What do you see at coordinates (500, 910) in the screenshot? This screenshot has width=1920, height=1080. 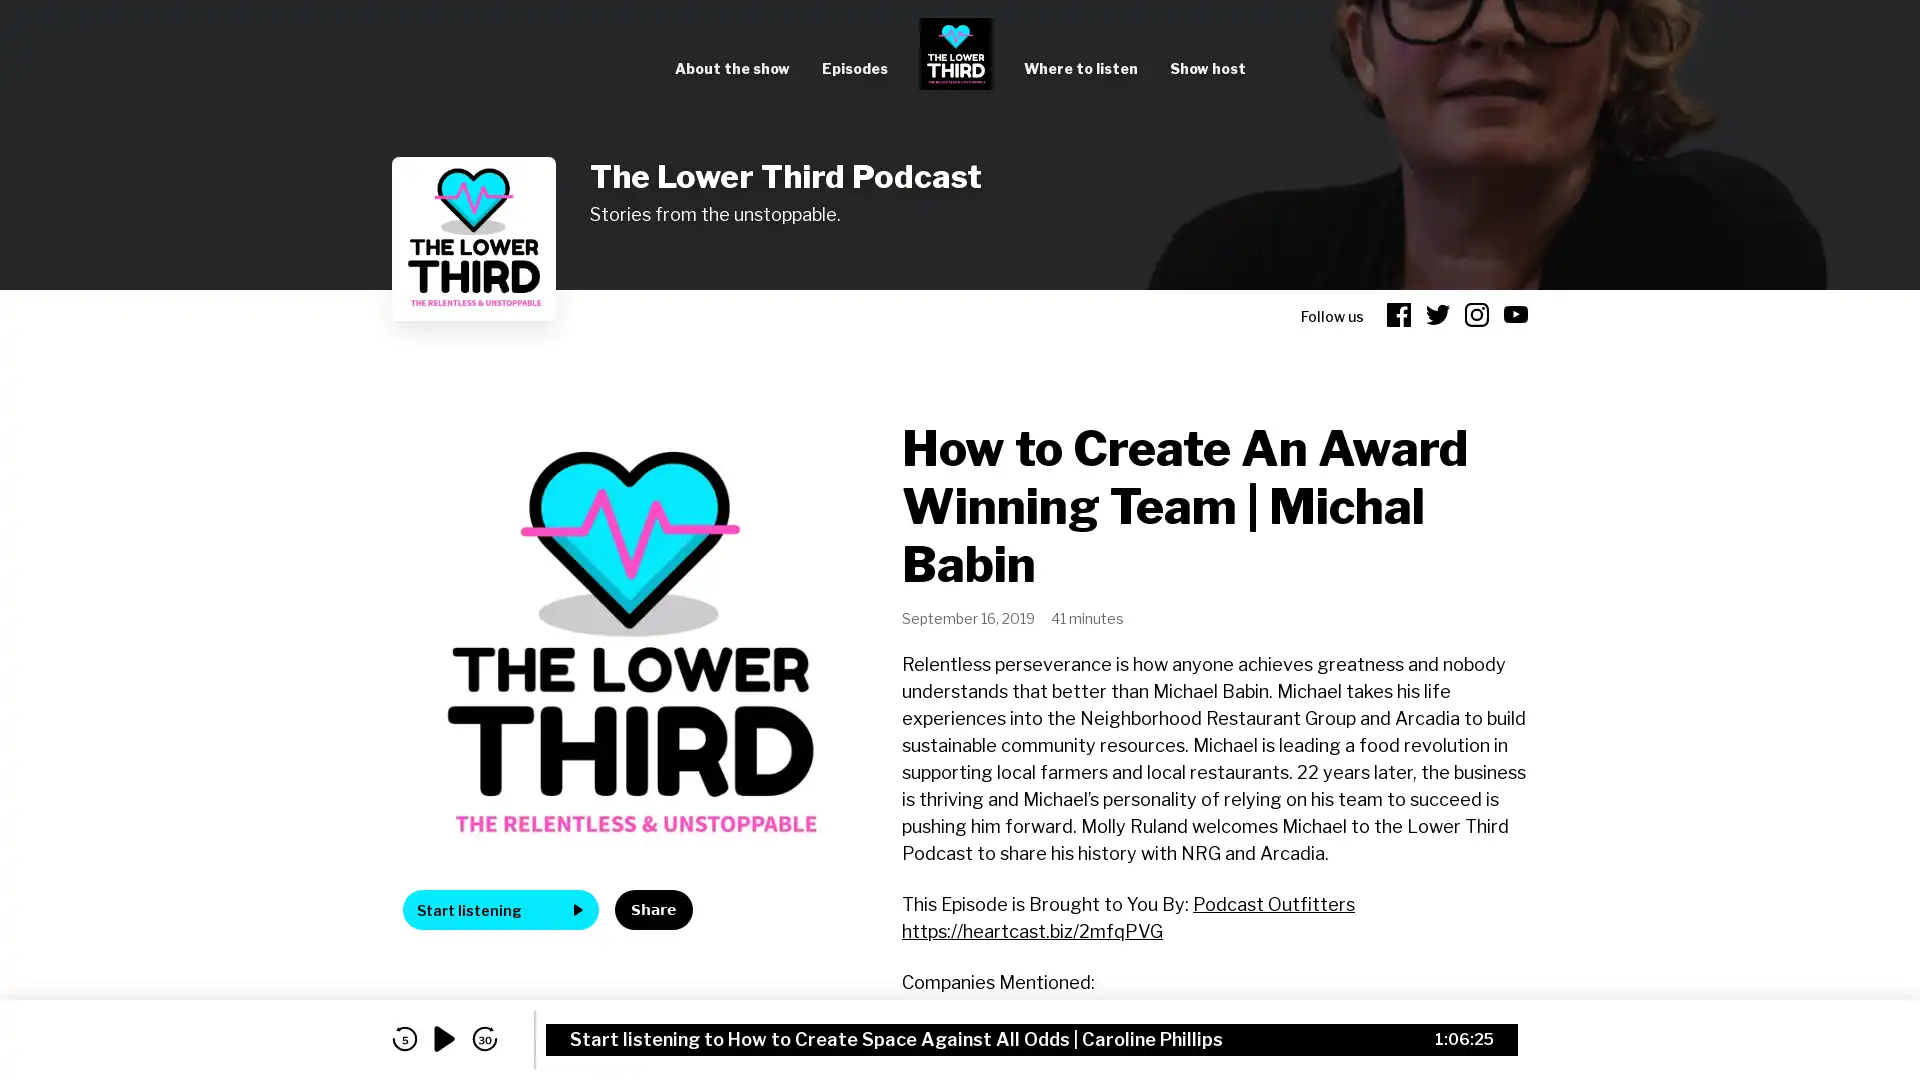 I see `Start listening` at bounding box center [500, 910].